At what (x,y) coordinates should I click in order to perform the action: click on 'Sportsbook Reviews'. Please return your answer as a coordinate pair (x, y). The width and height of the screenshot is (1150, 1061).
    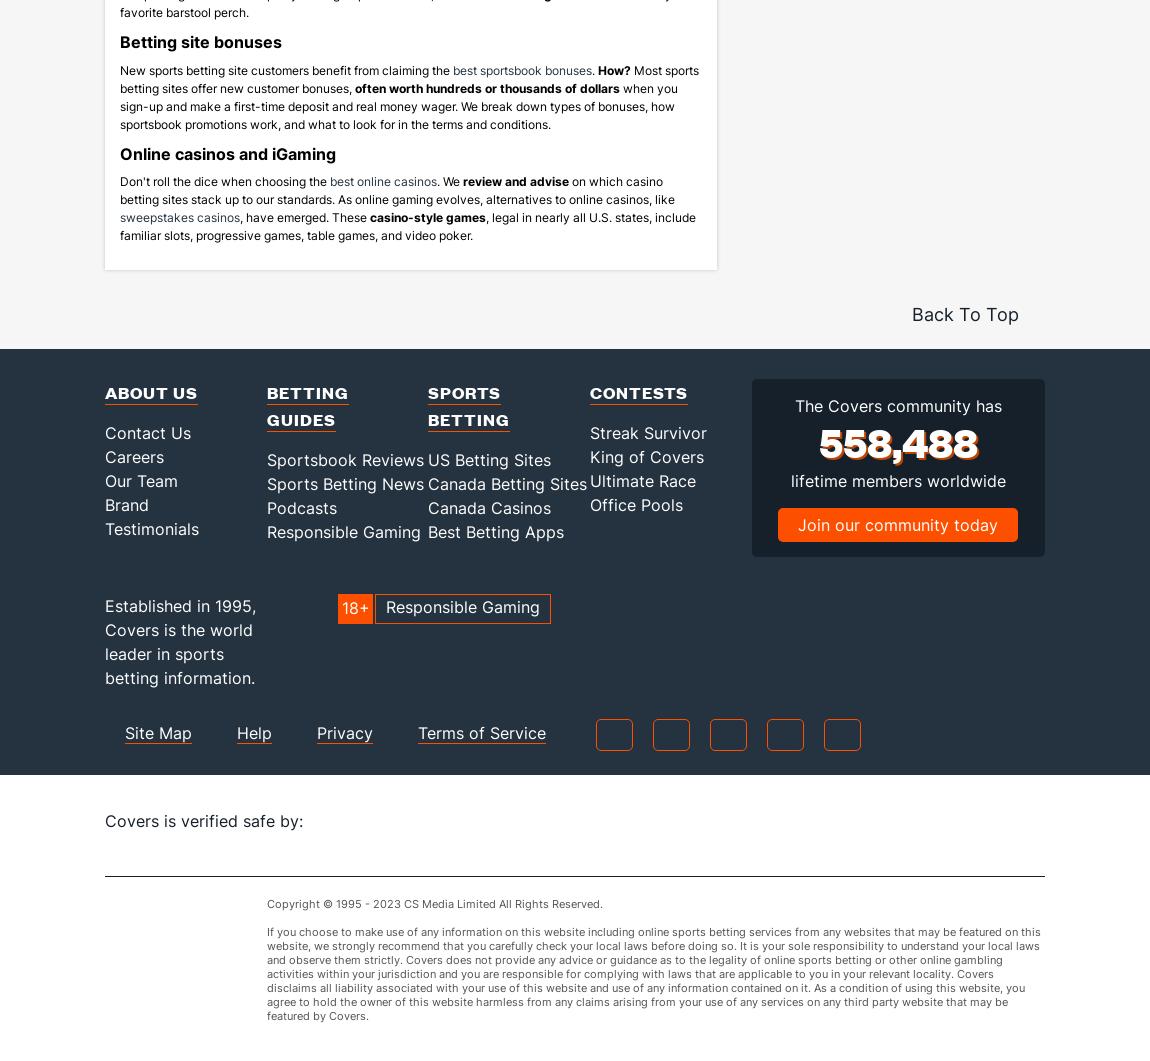
    Looking at the image, I should click on (344, 484).